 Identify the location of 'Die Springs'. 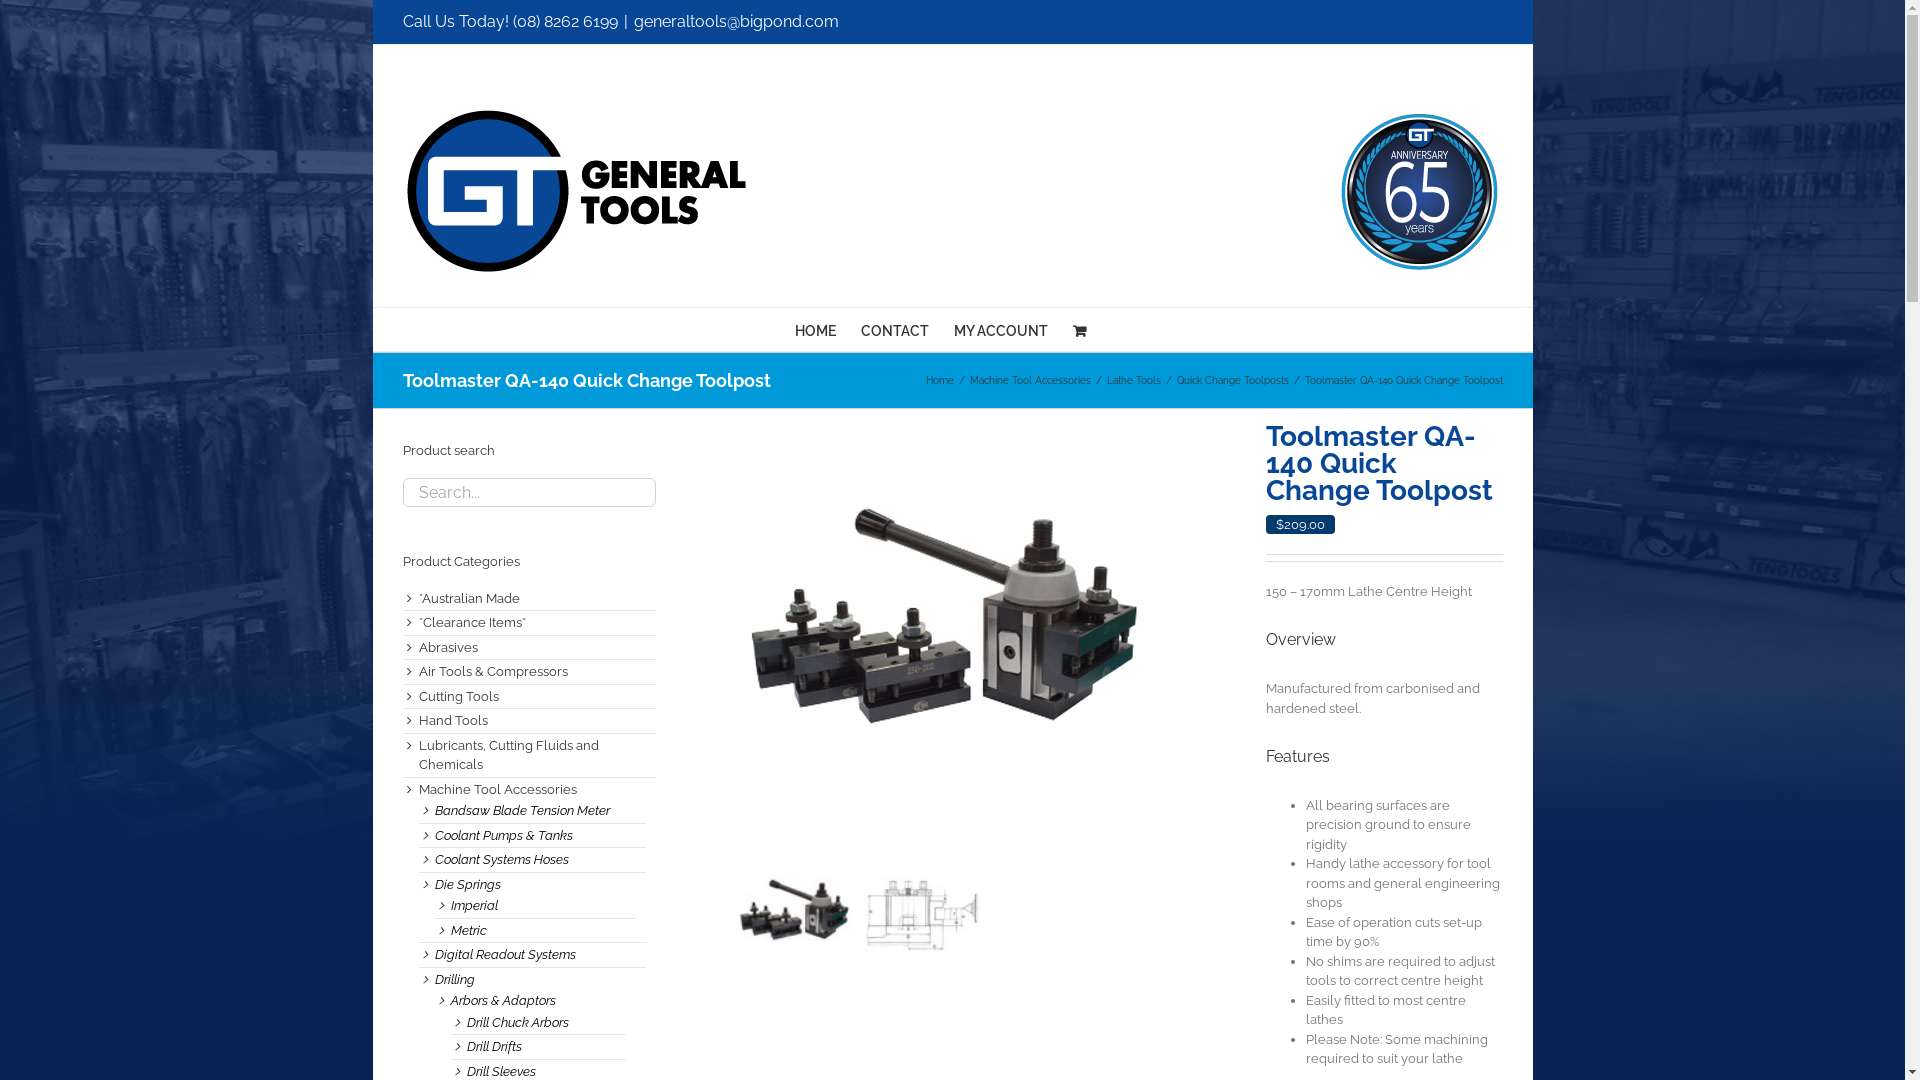
(465, 883).